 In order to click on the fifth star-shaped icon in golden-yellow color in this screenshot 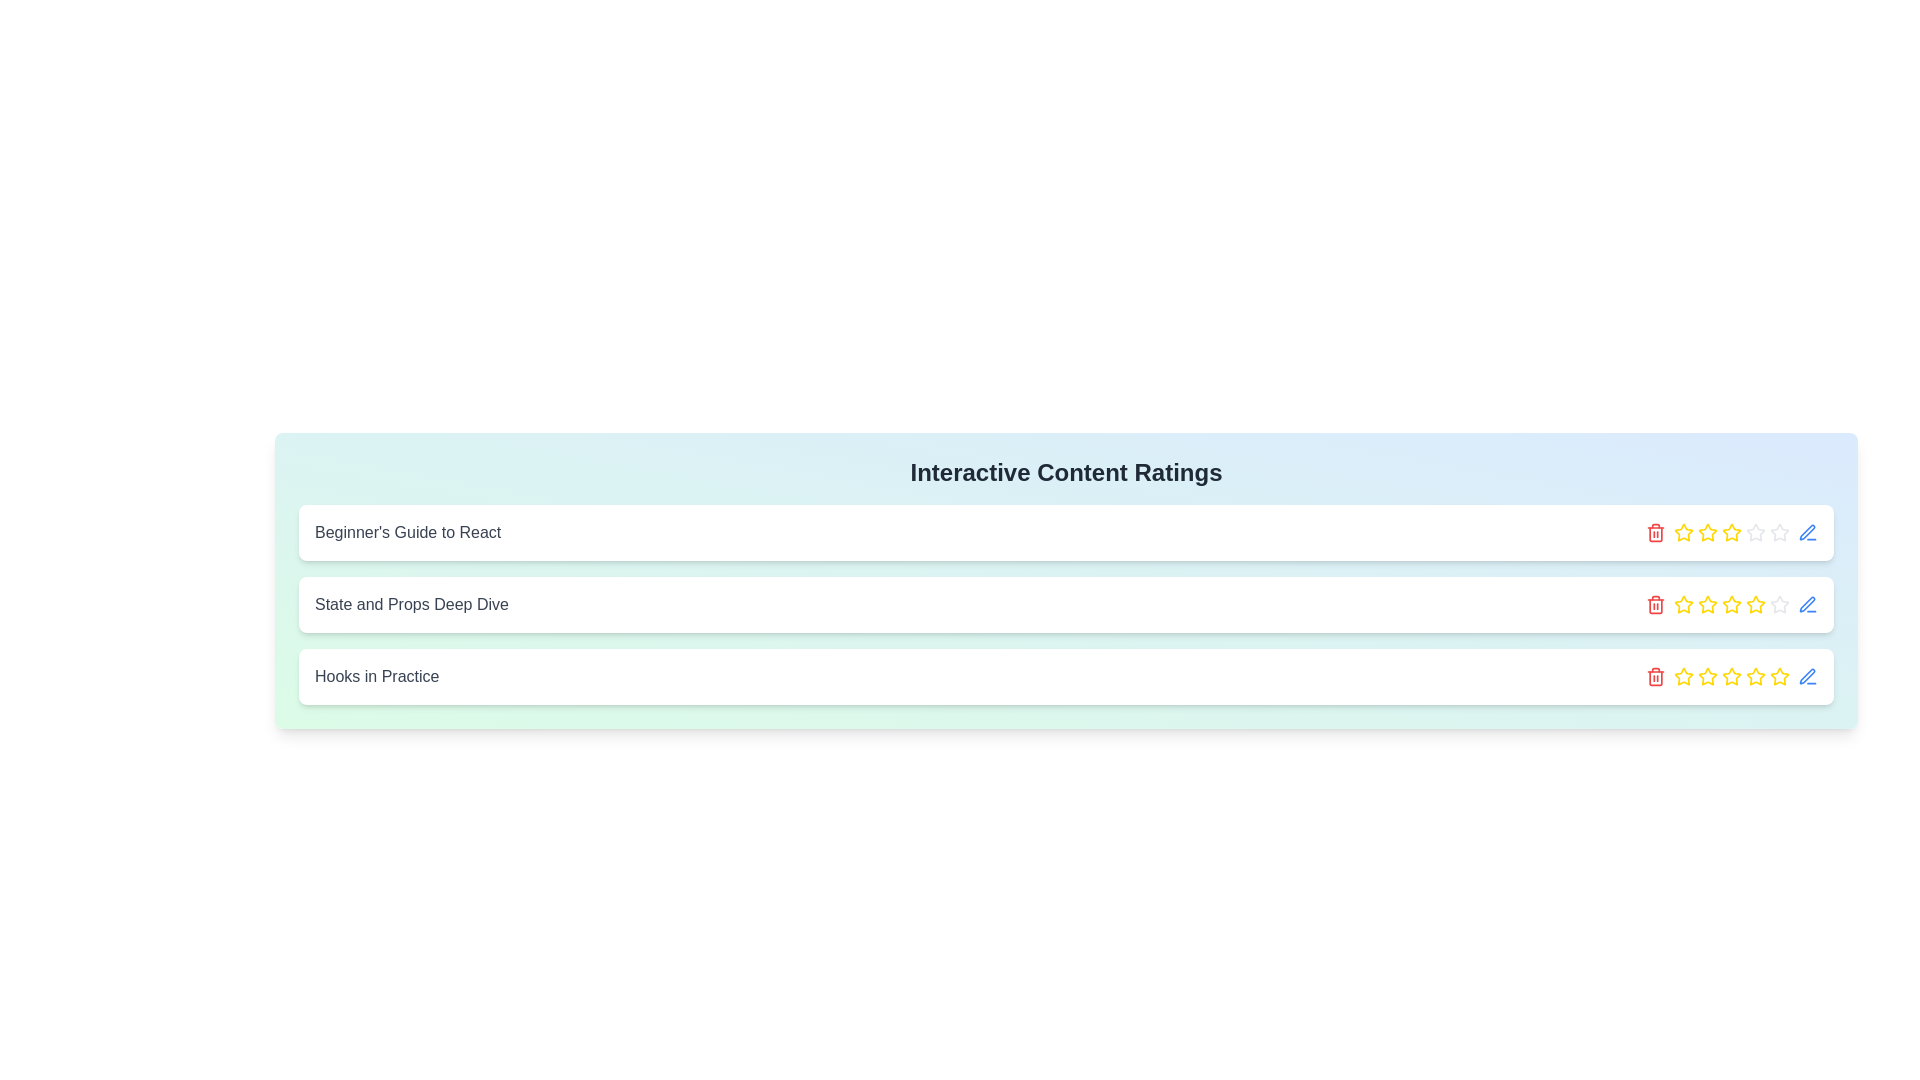, I will do `click(1754, 675)`.